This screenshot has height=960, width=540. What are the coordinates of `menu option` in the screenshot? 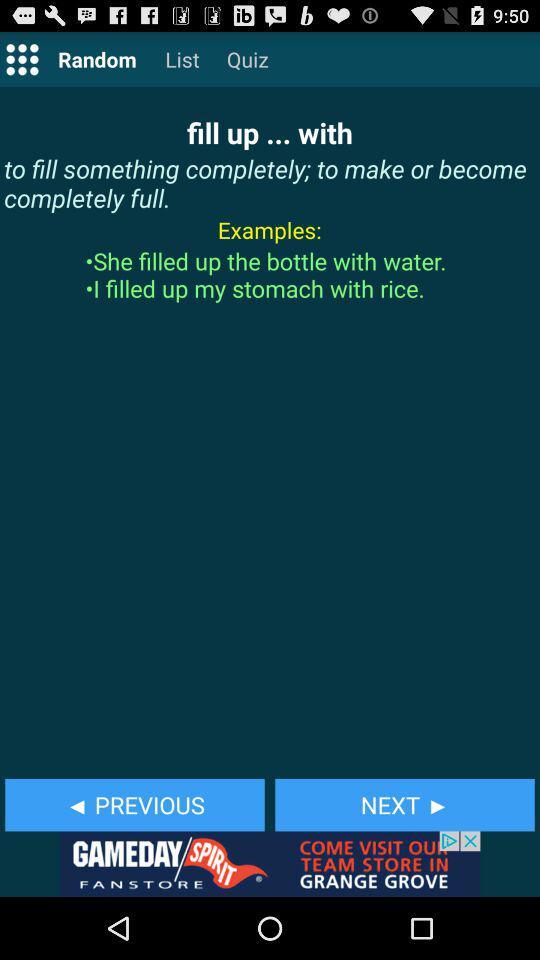 It's located at (21, 58).